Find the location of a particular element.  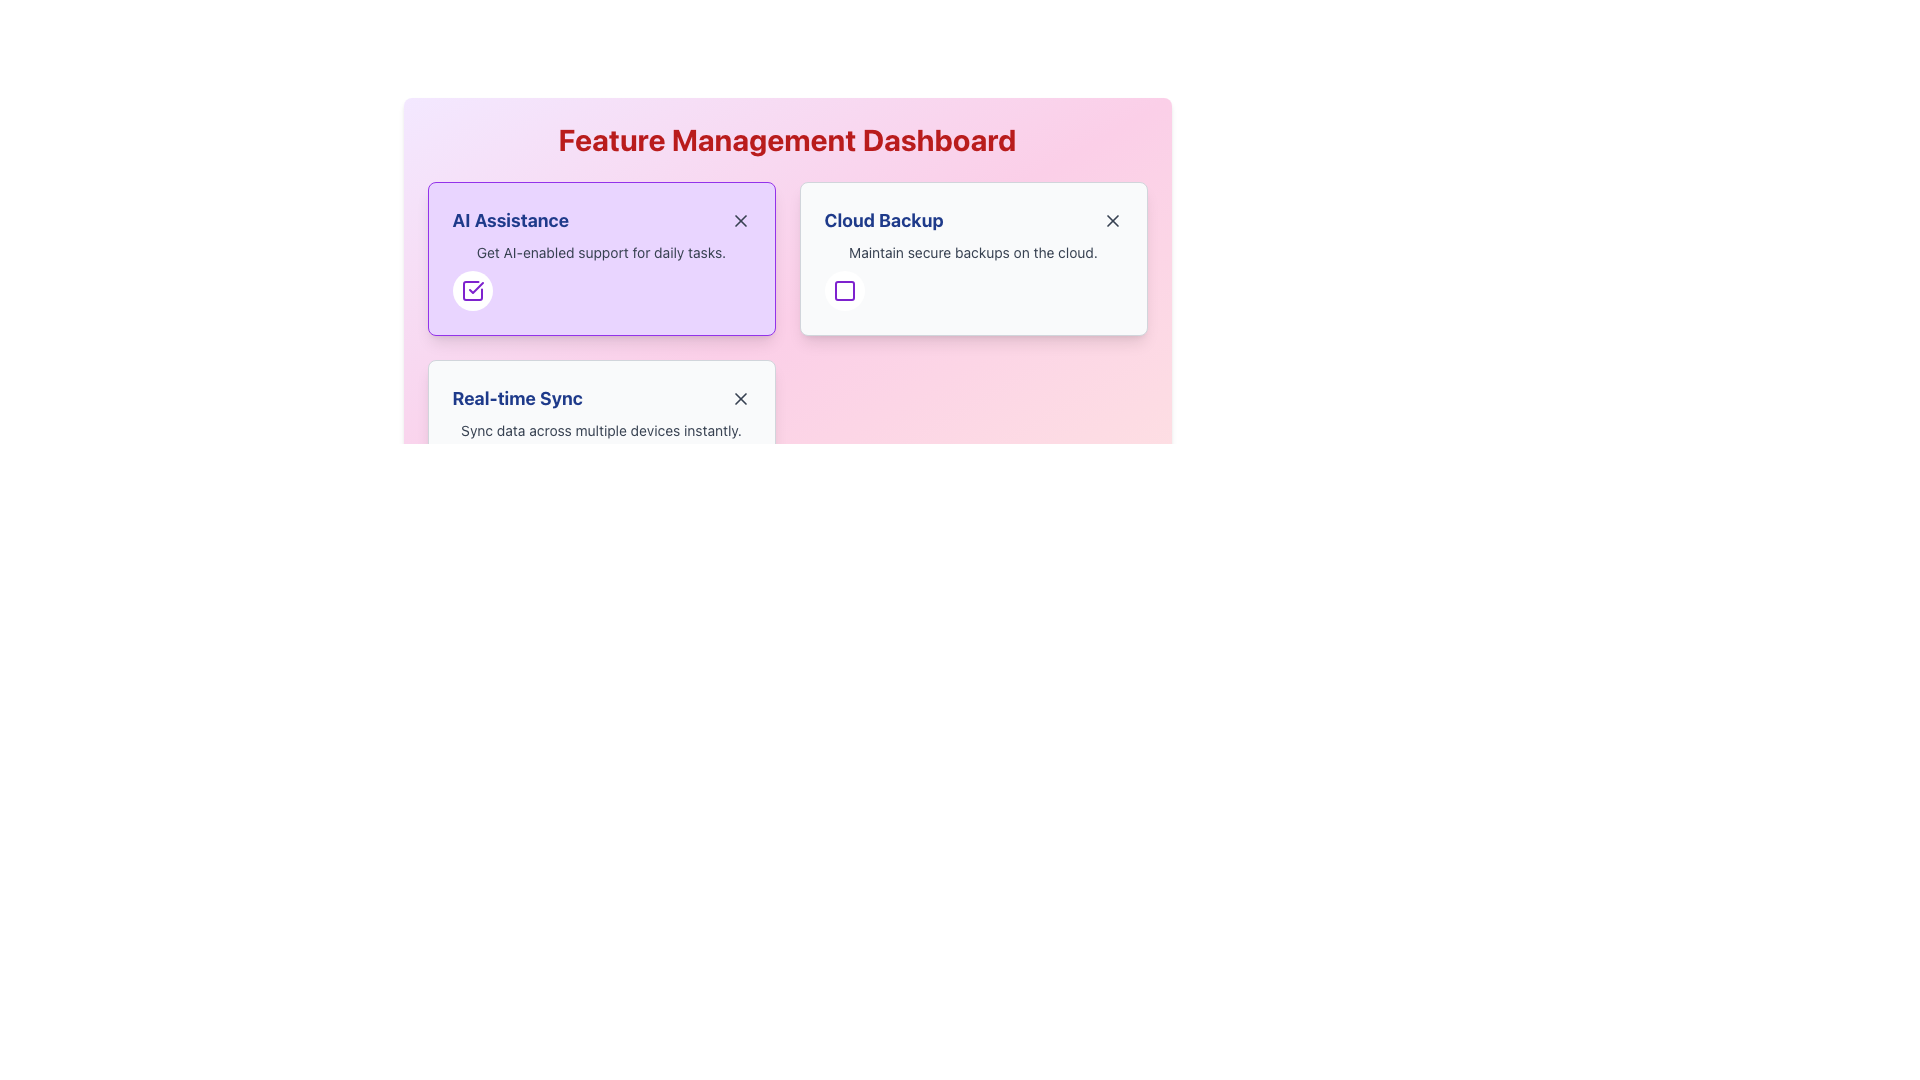

the decorative visual component within the 'Cloud Backup' feature section, located at the top right corner of the interface is located at coordinates (844, 290).